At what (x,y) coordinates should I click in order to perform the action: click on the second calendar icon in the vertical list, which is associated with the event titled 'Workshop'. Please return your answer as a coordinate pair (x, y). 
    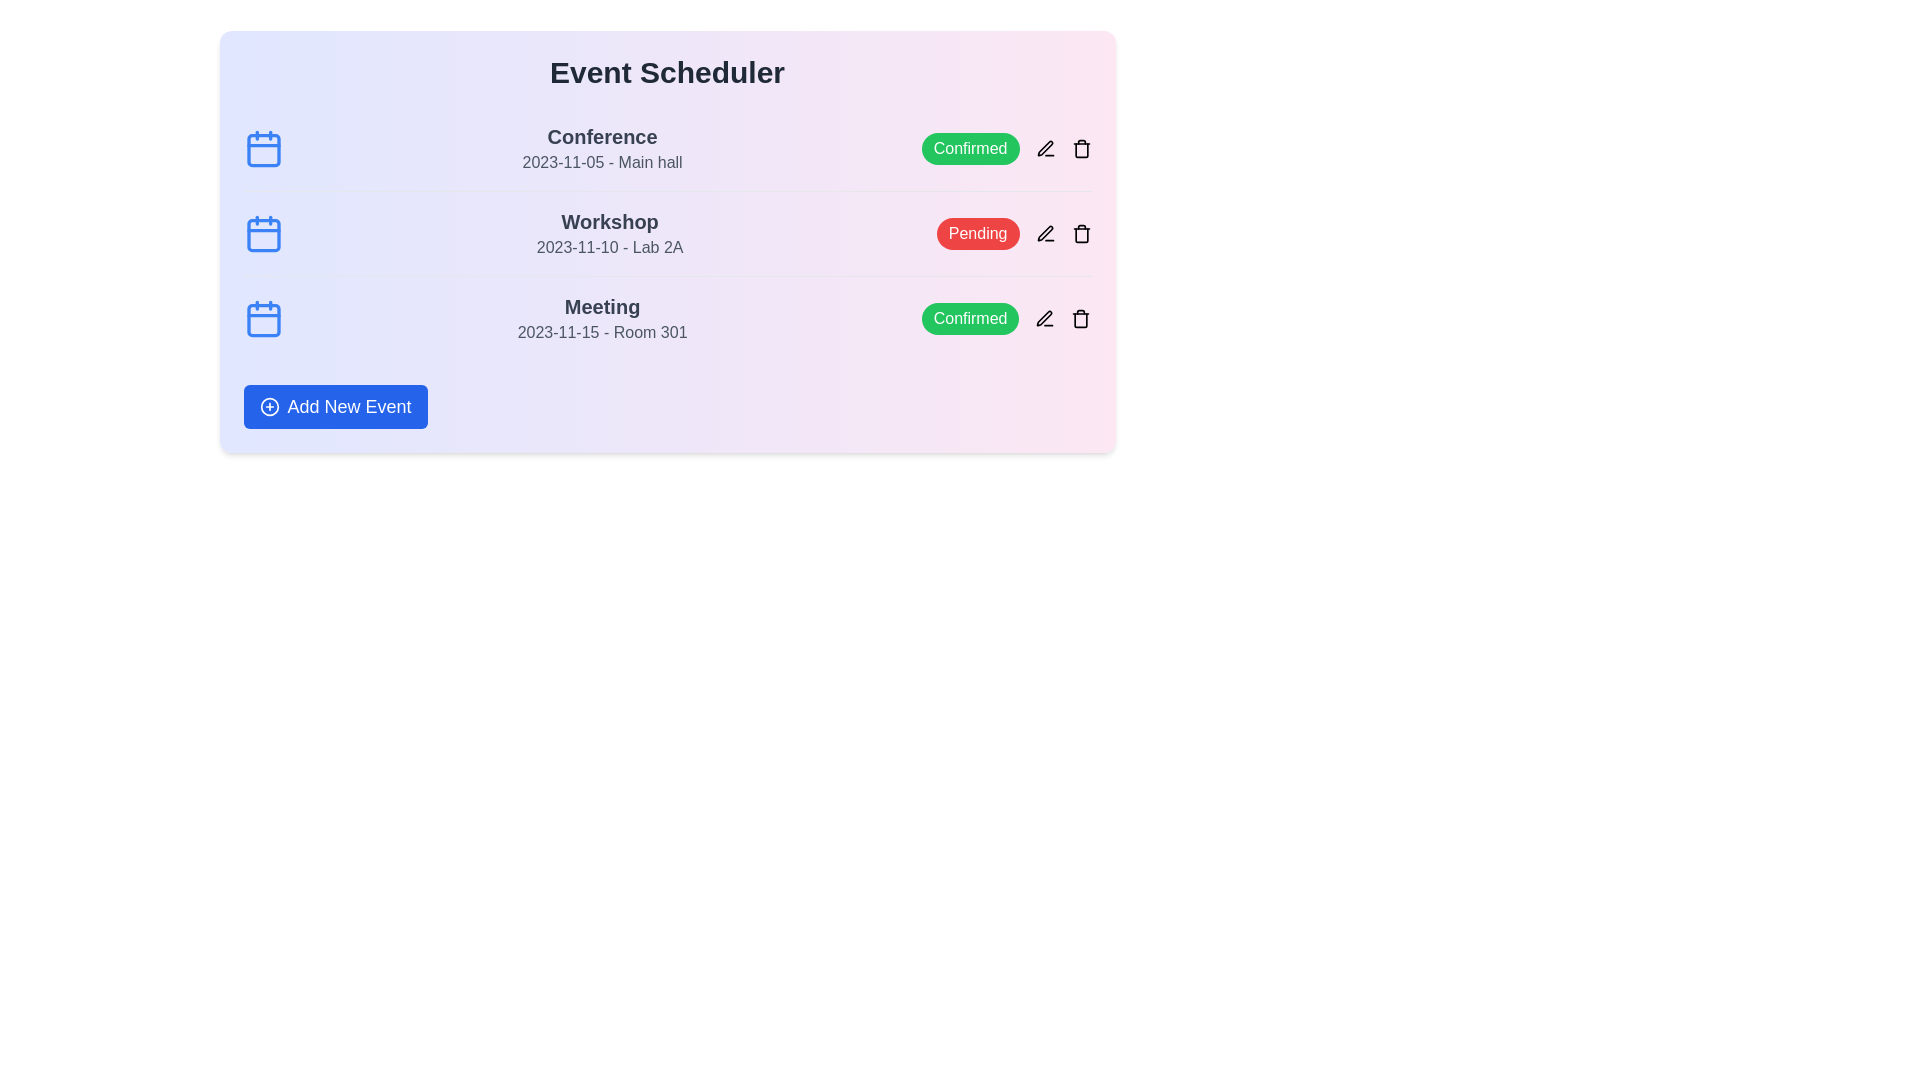
    Looking at the image, I should click on (262, 233).